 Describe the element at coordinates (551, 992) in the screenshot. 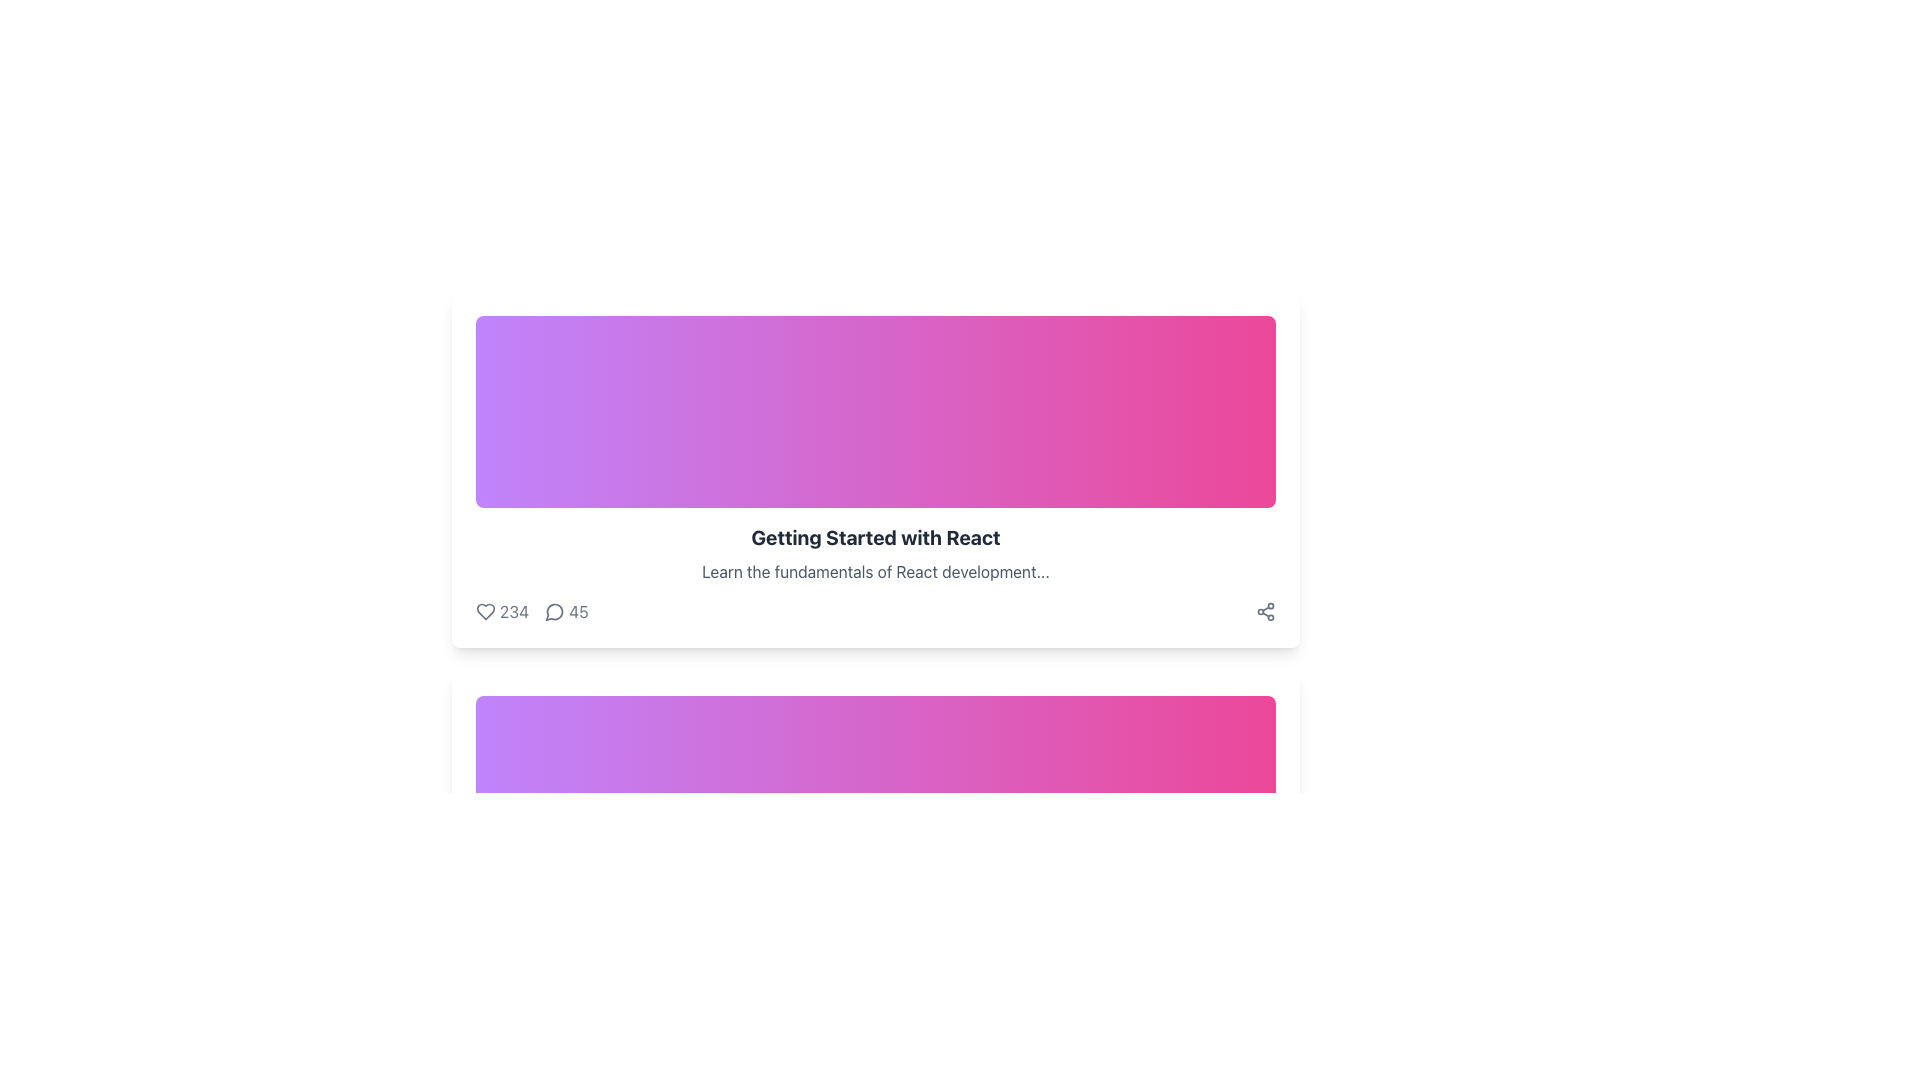

I see `graphical icon resembling a dialogue or comment bubble, which is styled with thin lines and positioned centrally in the footer section, for design or development purposes` at that location.